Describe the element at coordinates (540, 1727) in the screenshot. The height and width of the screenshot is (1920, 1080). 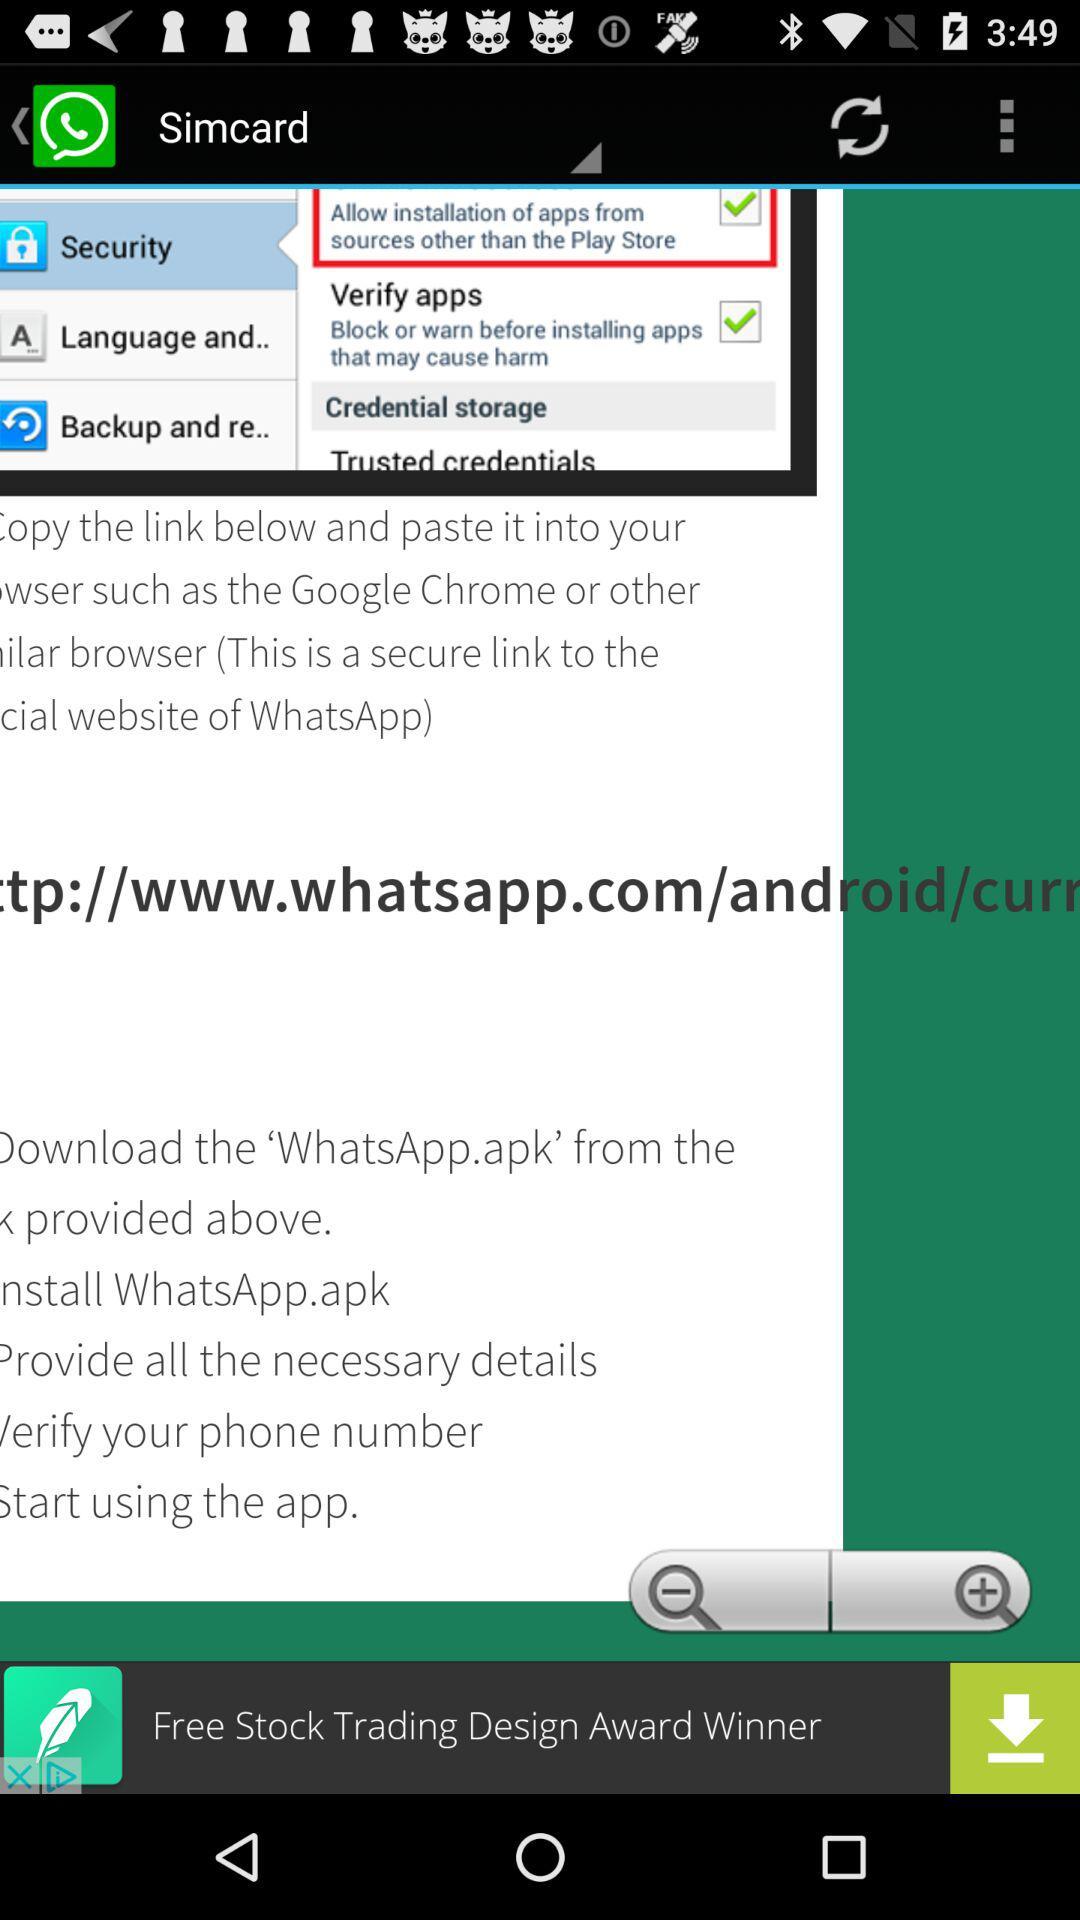
I see `open advertisement` at that location.